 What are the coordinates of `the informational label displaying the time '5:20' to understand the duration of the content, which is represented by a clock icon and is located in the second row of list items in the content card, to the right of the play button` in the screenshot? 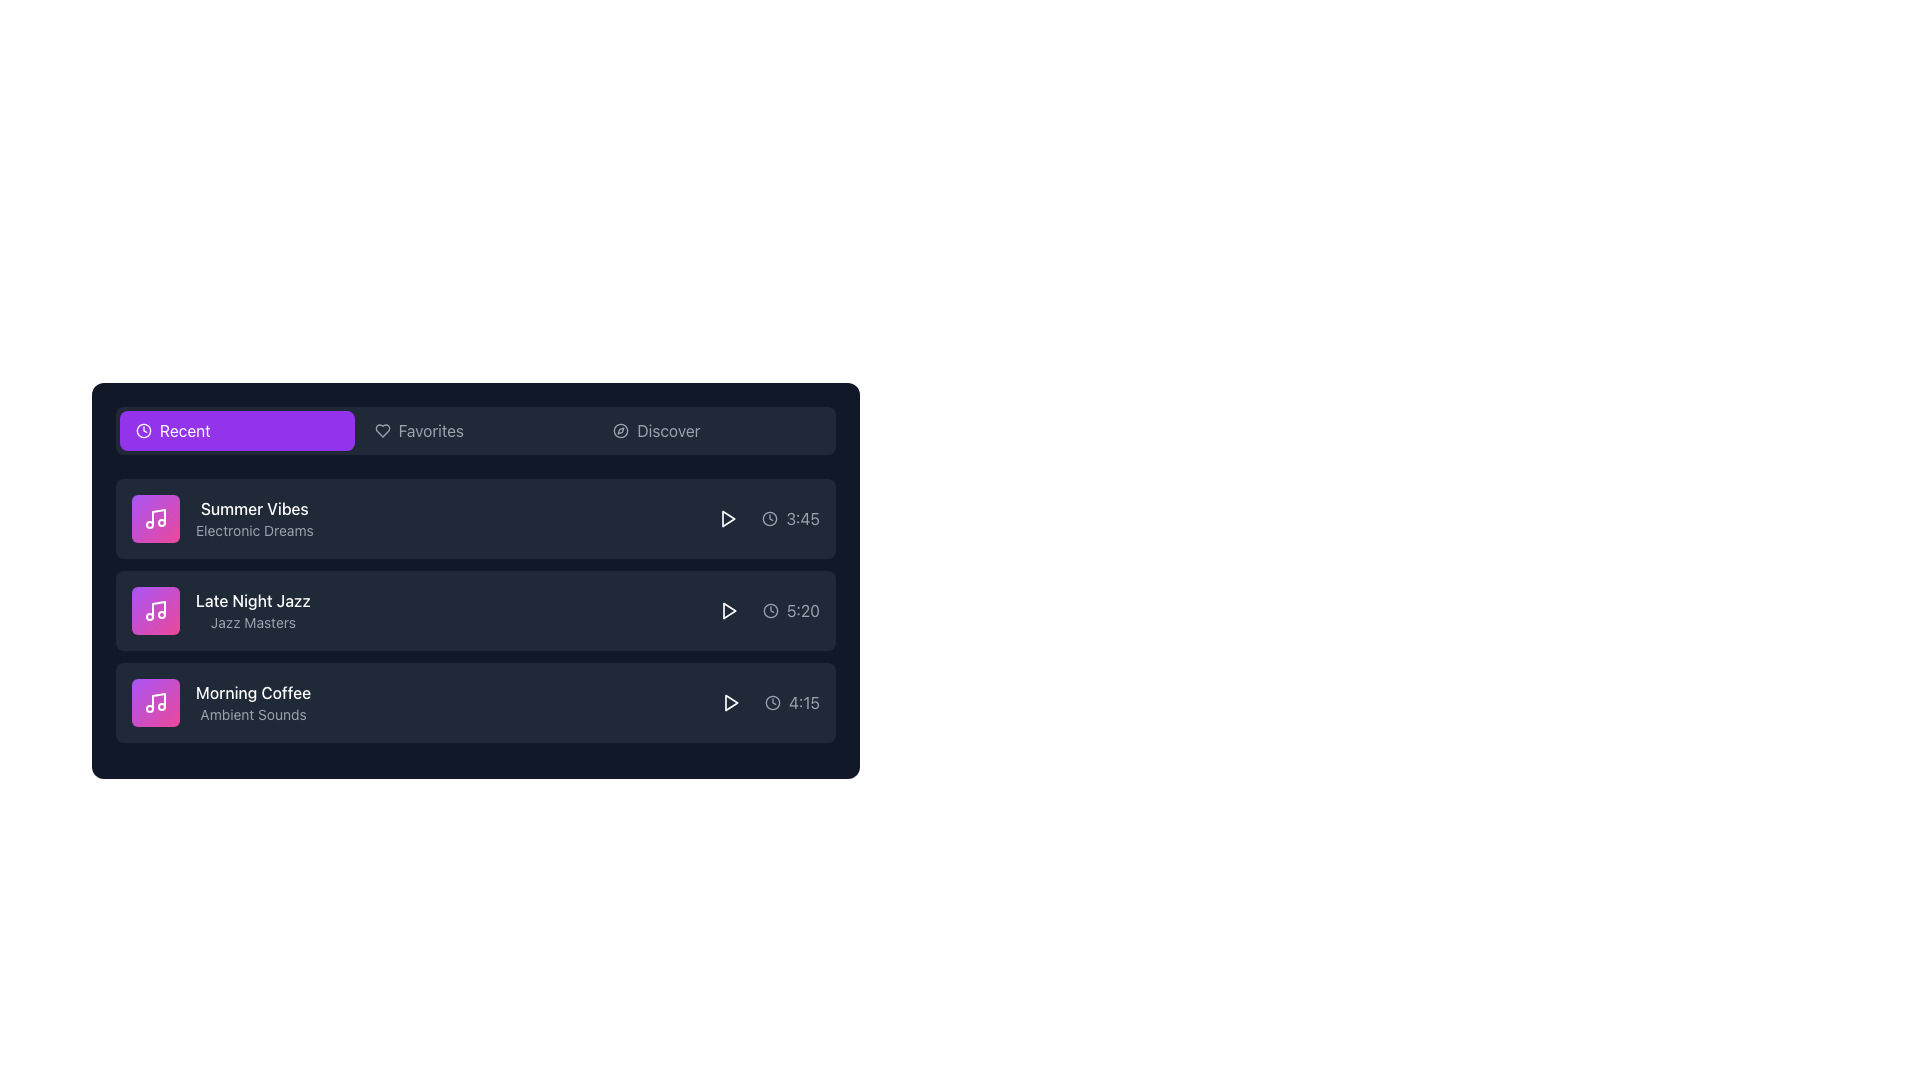 It's located at (790, 609).